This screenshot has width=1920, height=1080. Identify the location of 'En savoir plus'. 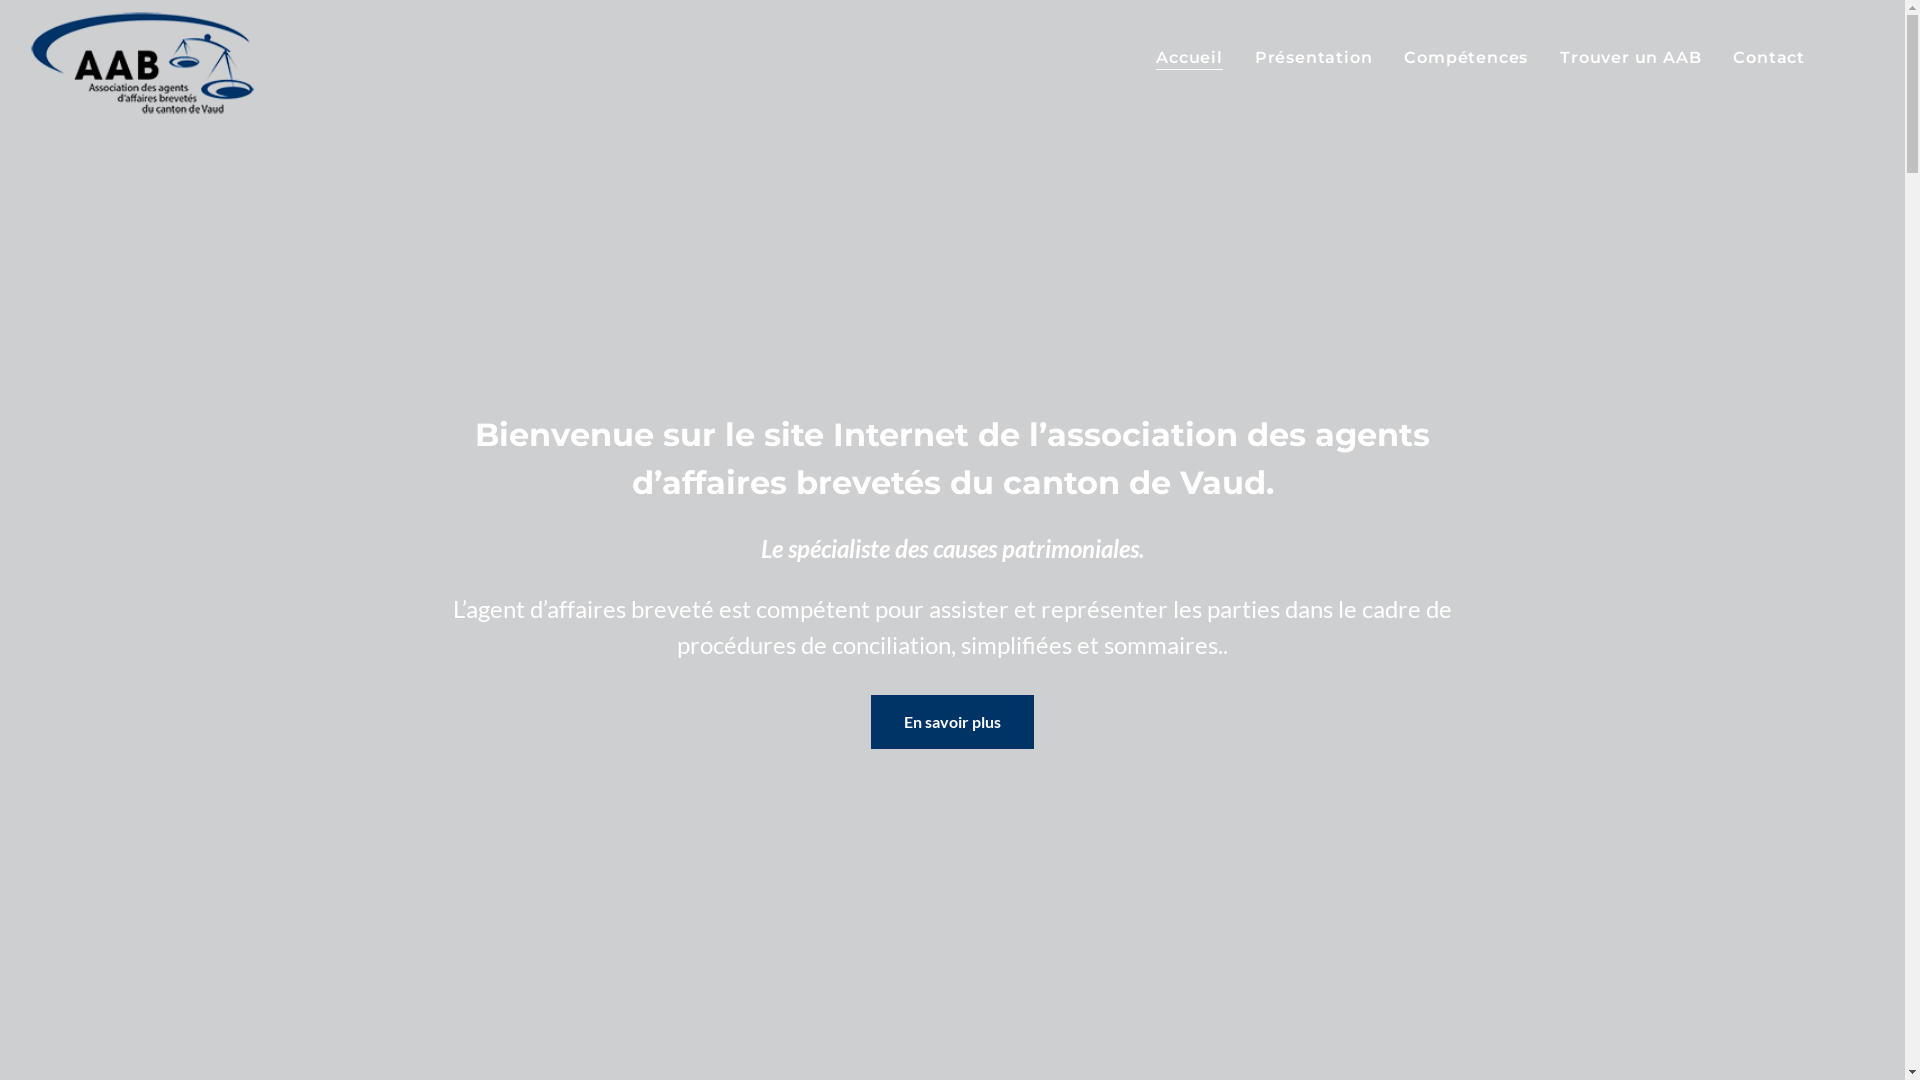
(951, 721).